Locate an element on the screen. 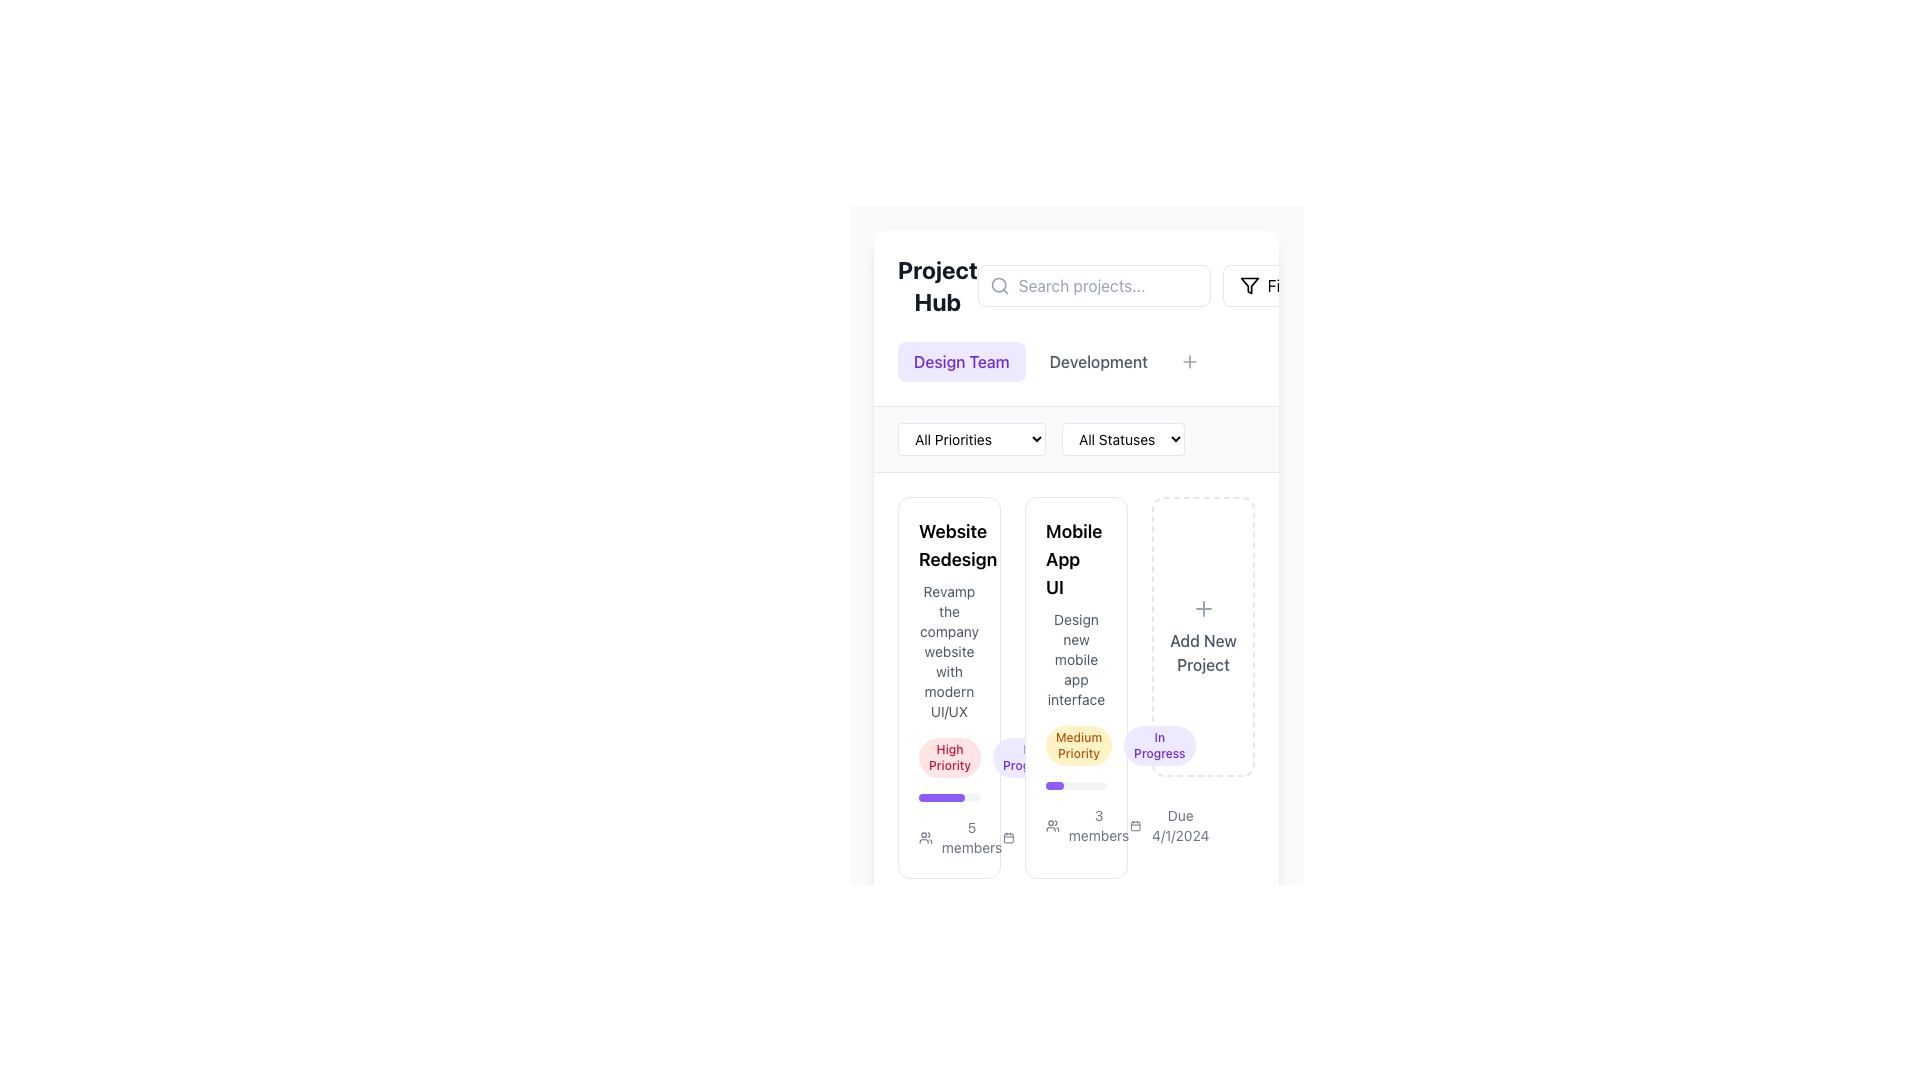 This screenshot has width=1920, height=1080. the progress bar segment indicating 30% completion within the second column of the 'Mobile App UI' card is located at coordinates (1054, 785).